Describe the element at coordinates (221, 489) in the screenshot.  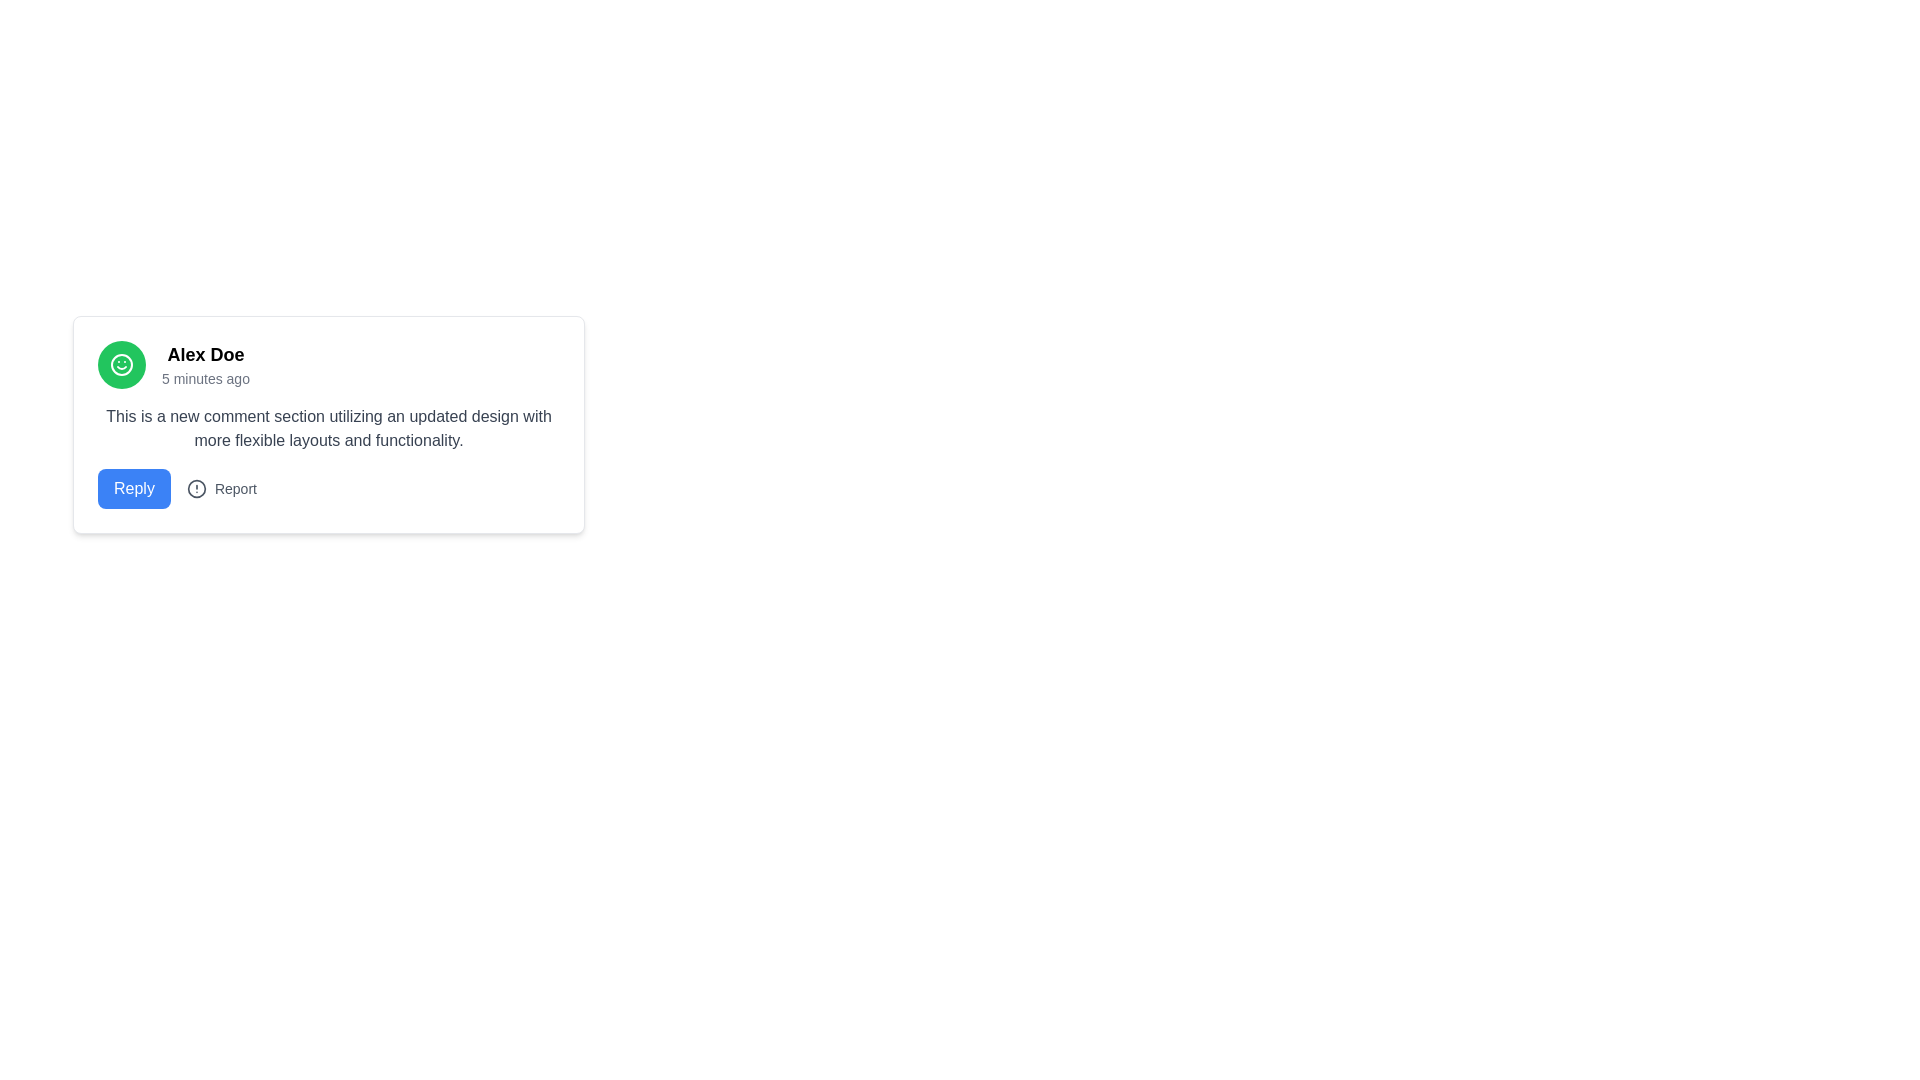
I see `the 'Report' label with a gray font and exclamation icon for a detailed tooltip` at that location.